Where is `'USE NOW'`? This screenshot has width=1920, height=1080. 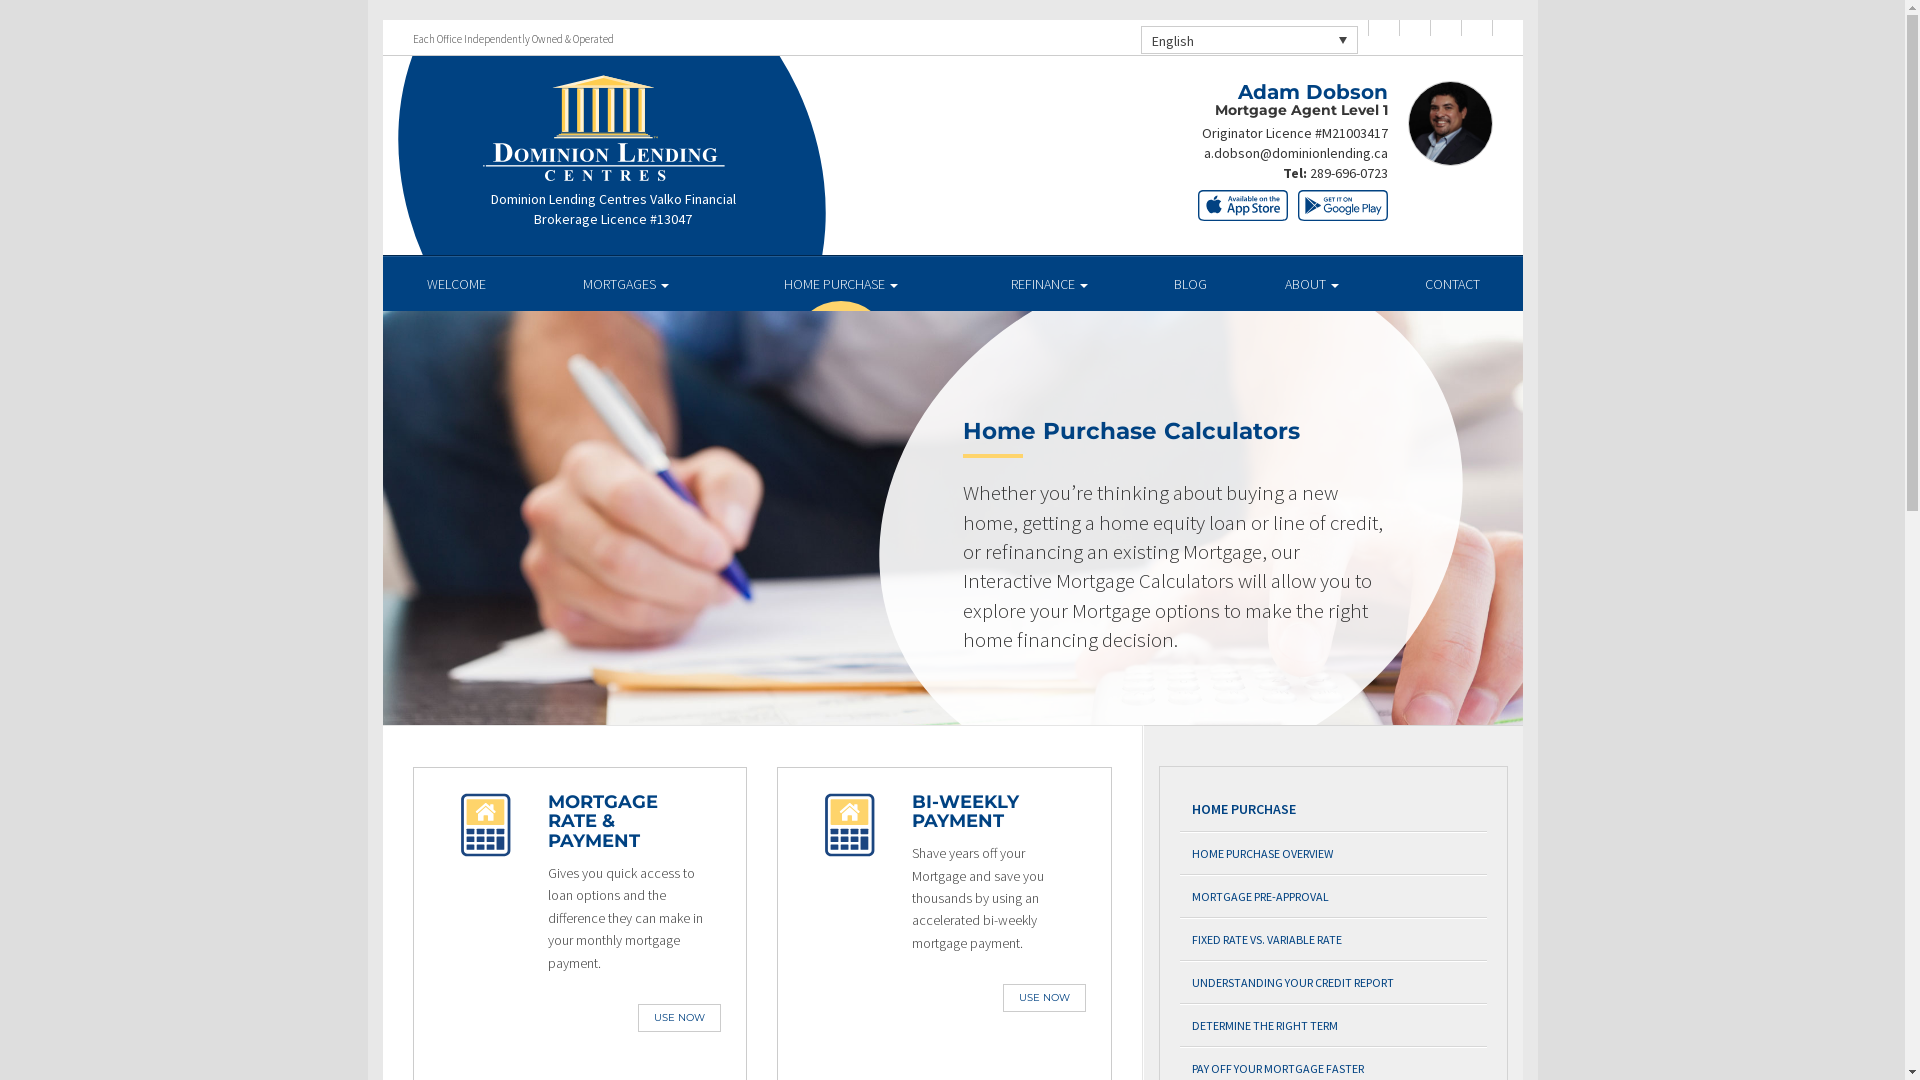
'USE NOW' is located at coordinates (679, 1018).